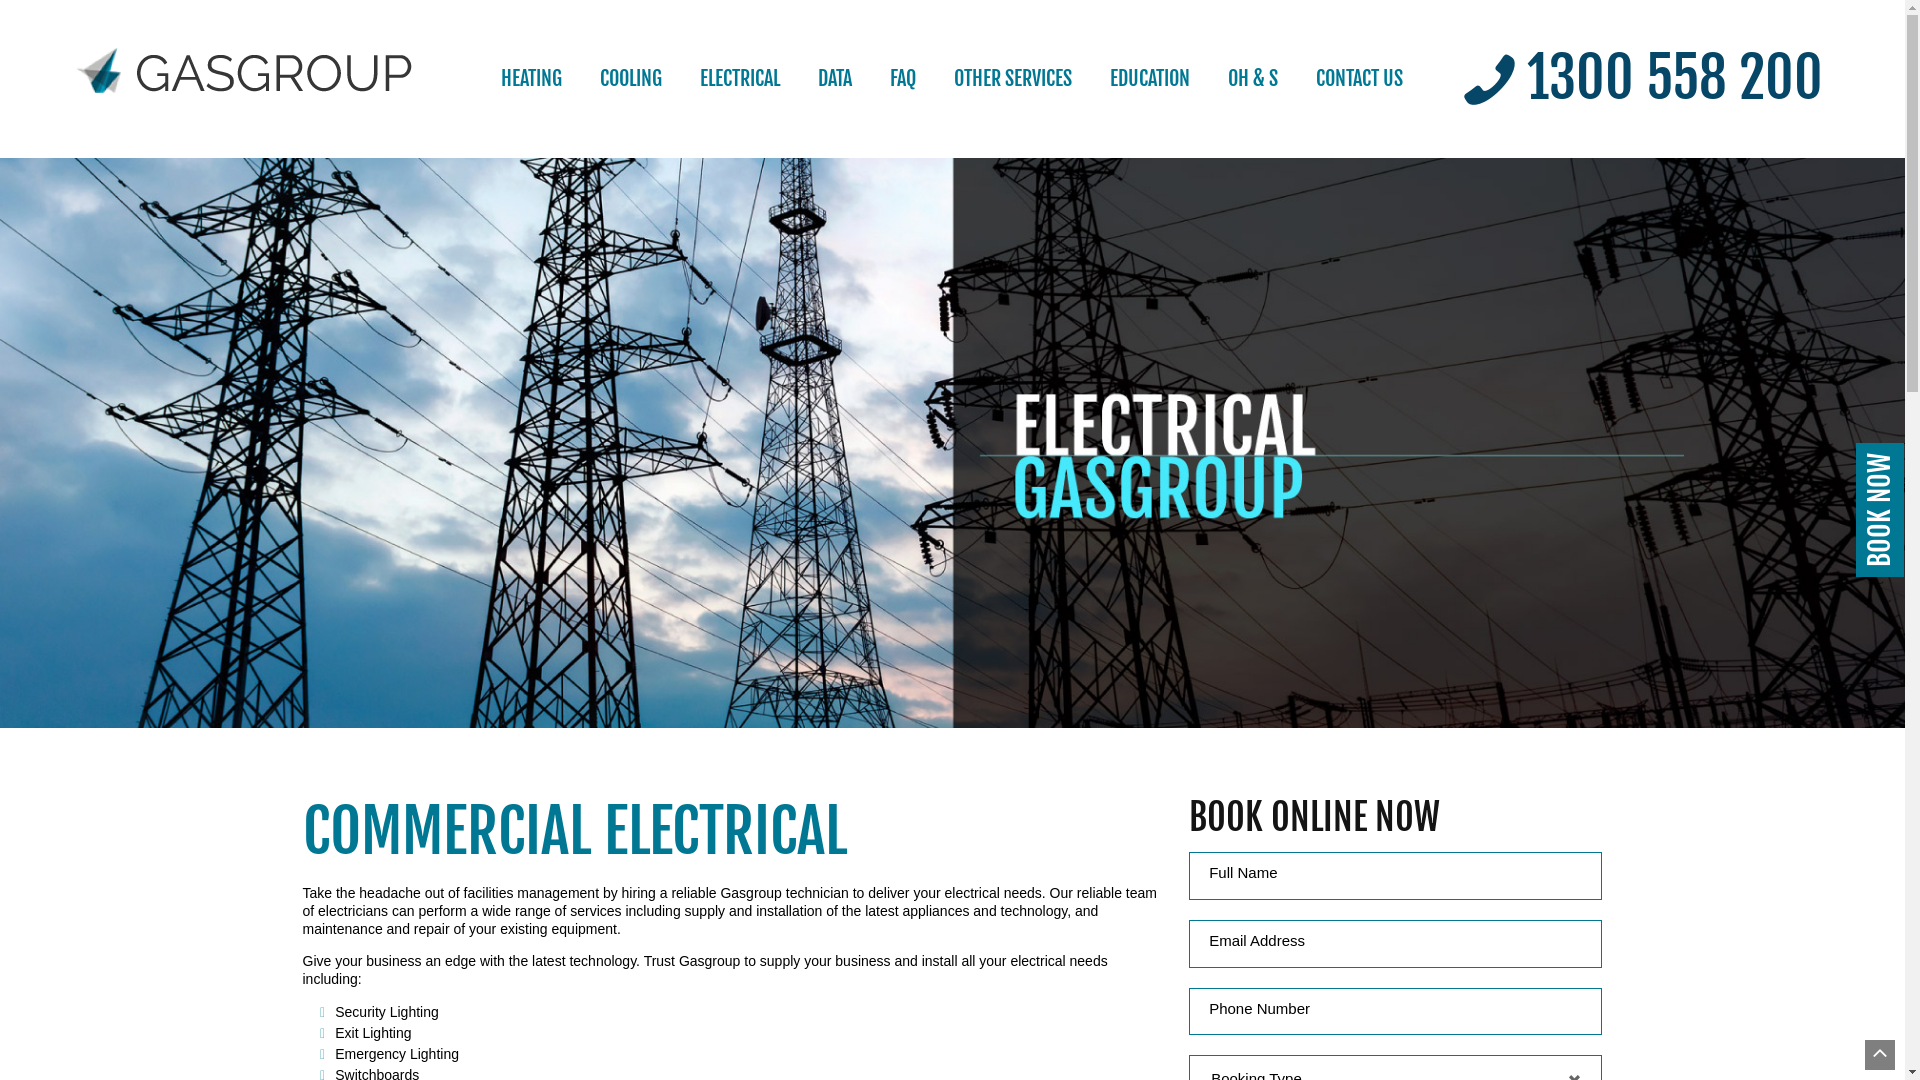 This screenshot has height=1080, width=1920. I want to click on 'COOLING', so click(629, 77).